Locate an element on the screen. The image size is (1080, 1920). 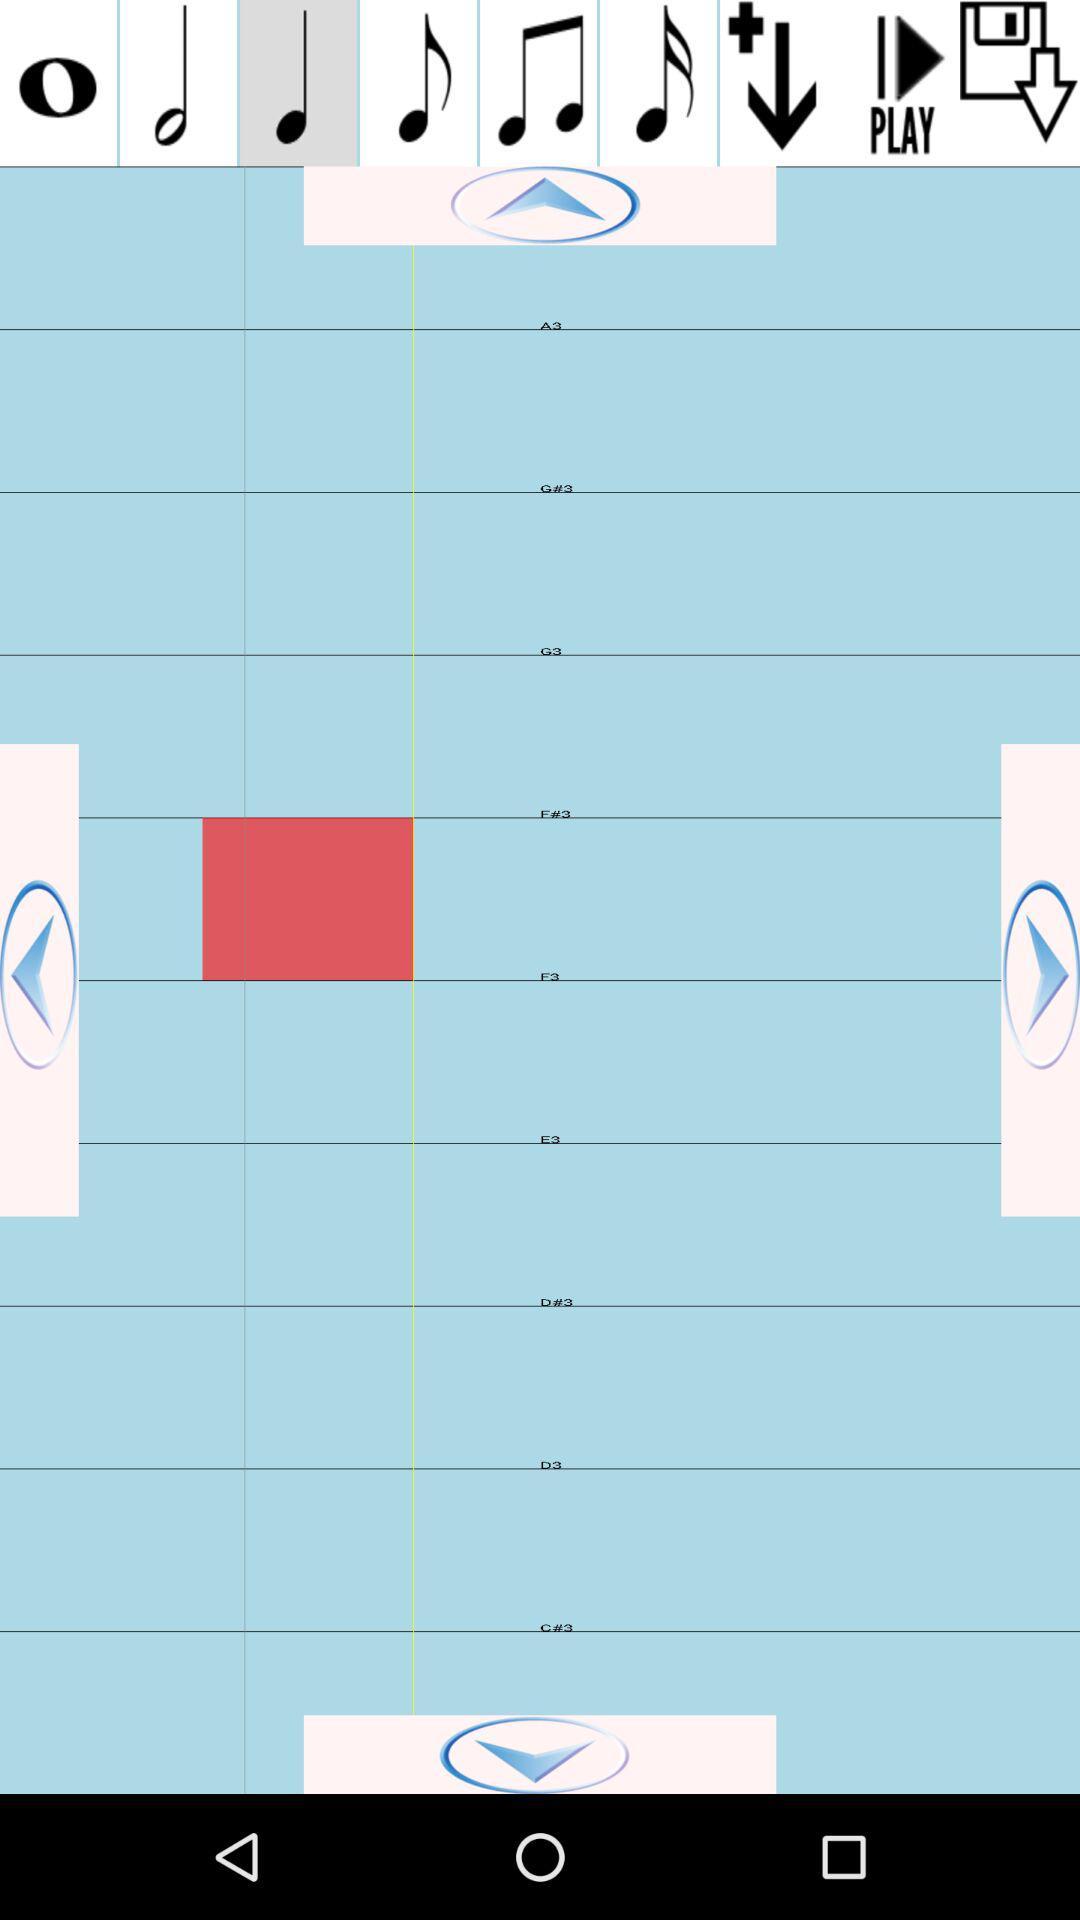
to file is located at coordinates (1019, 82).